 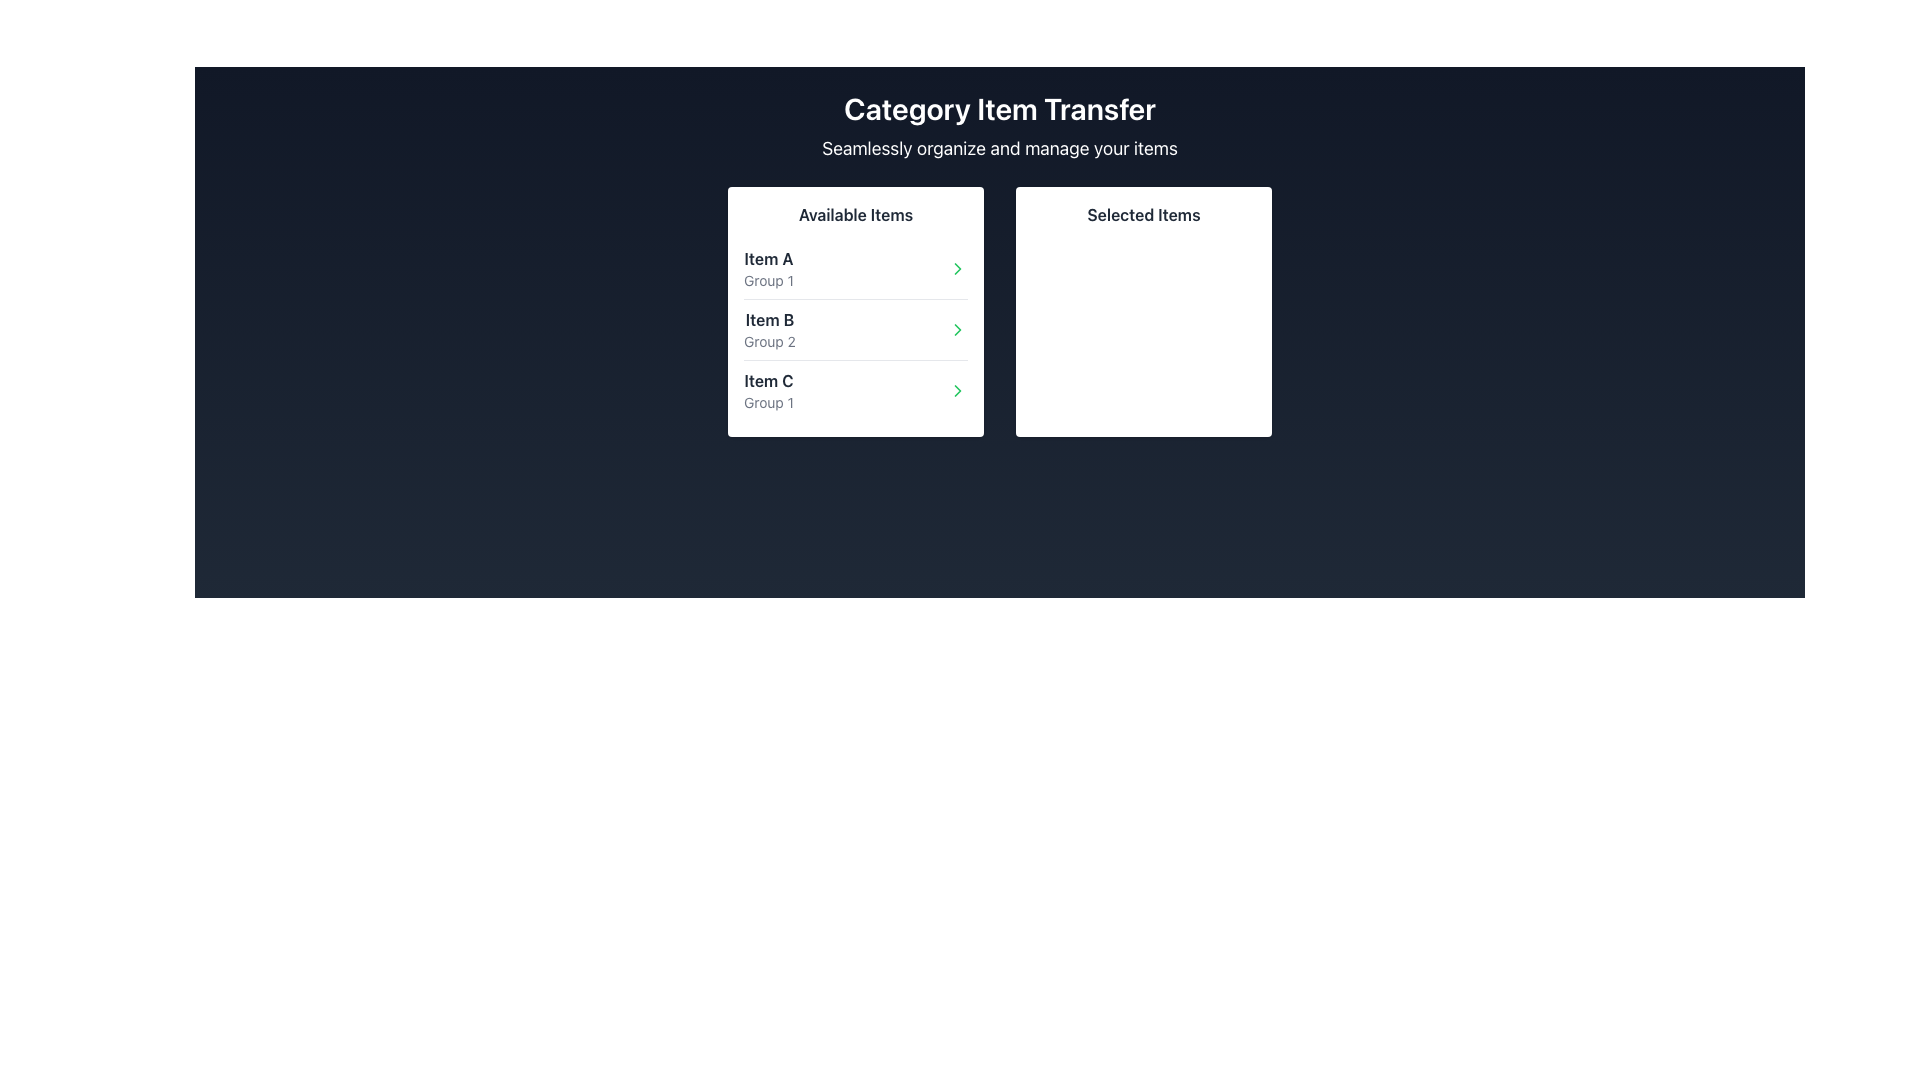 I want to click on the button for transferring 'Item A' from the 'Available Items' list to the 'Selected Items' list, so click(x=957, y=268).